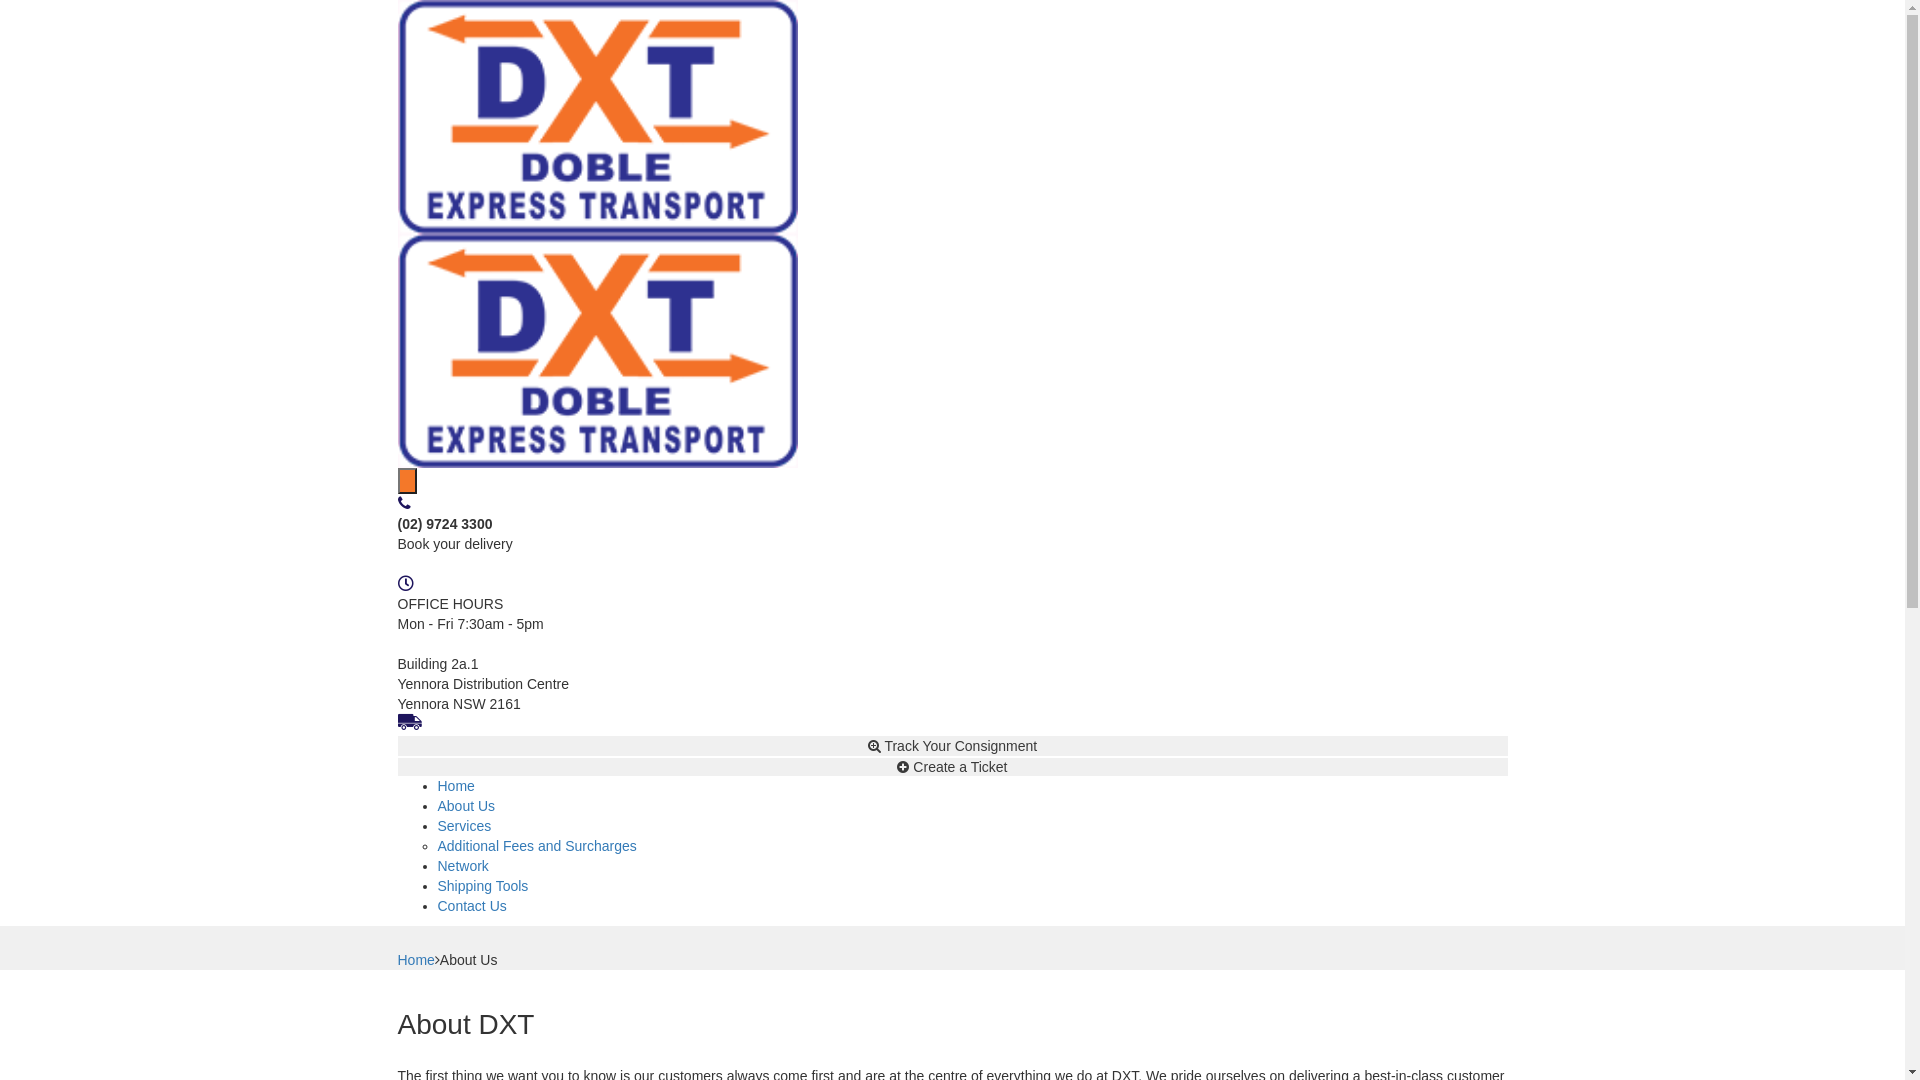 The width and height of the screenshot is (1920, 1080). What do you see at coordinates (465, 805) in the screenshot?
I see `'About Us'` at bounding box center [465, 805].